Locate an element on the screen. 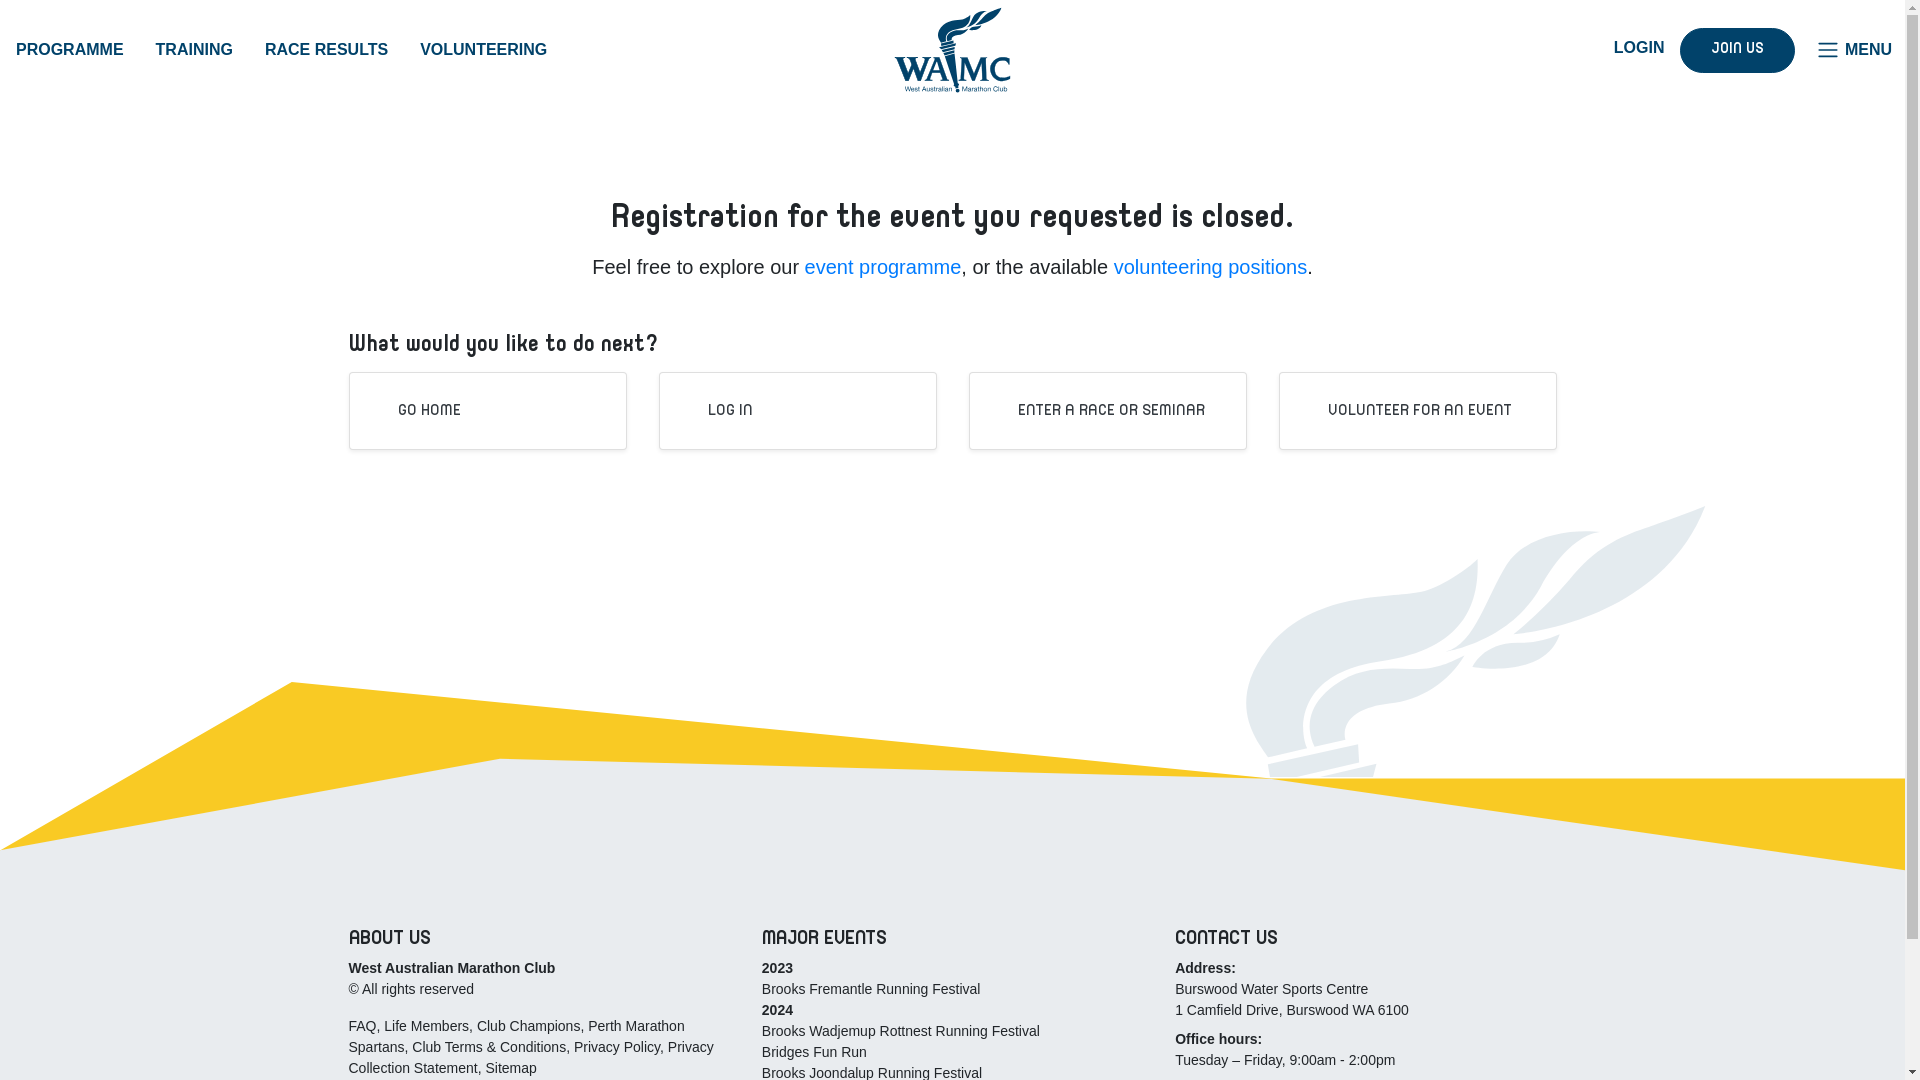  'TRAINING' is located at coordinates (194, 49).